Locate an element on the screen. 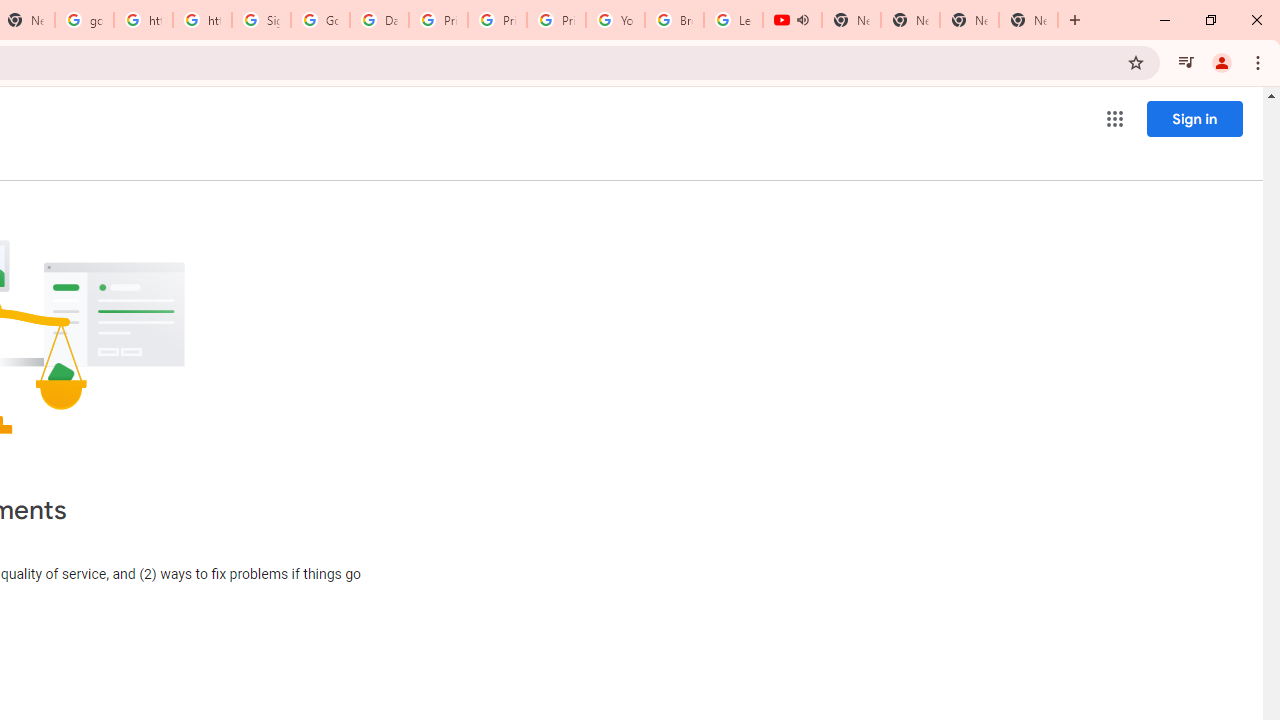 This screenshot has height=720, width=1280. 'YouTube' is located at coordinates (614, 20).